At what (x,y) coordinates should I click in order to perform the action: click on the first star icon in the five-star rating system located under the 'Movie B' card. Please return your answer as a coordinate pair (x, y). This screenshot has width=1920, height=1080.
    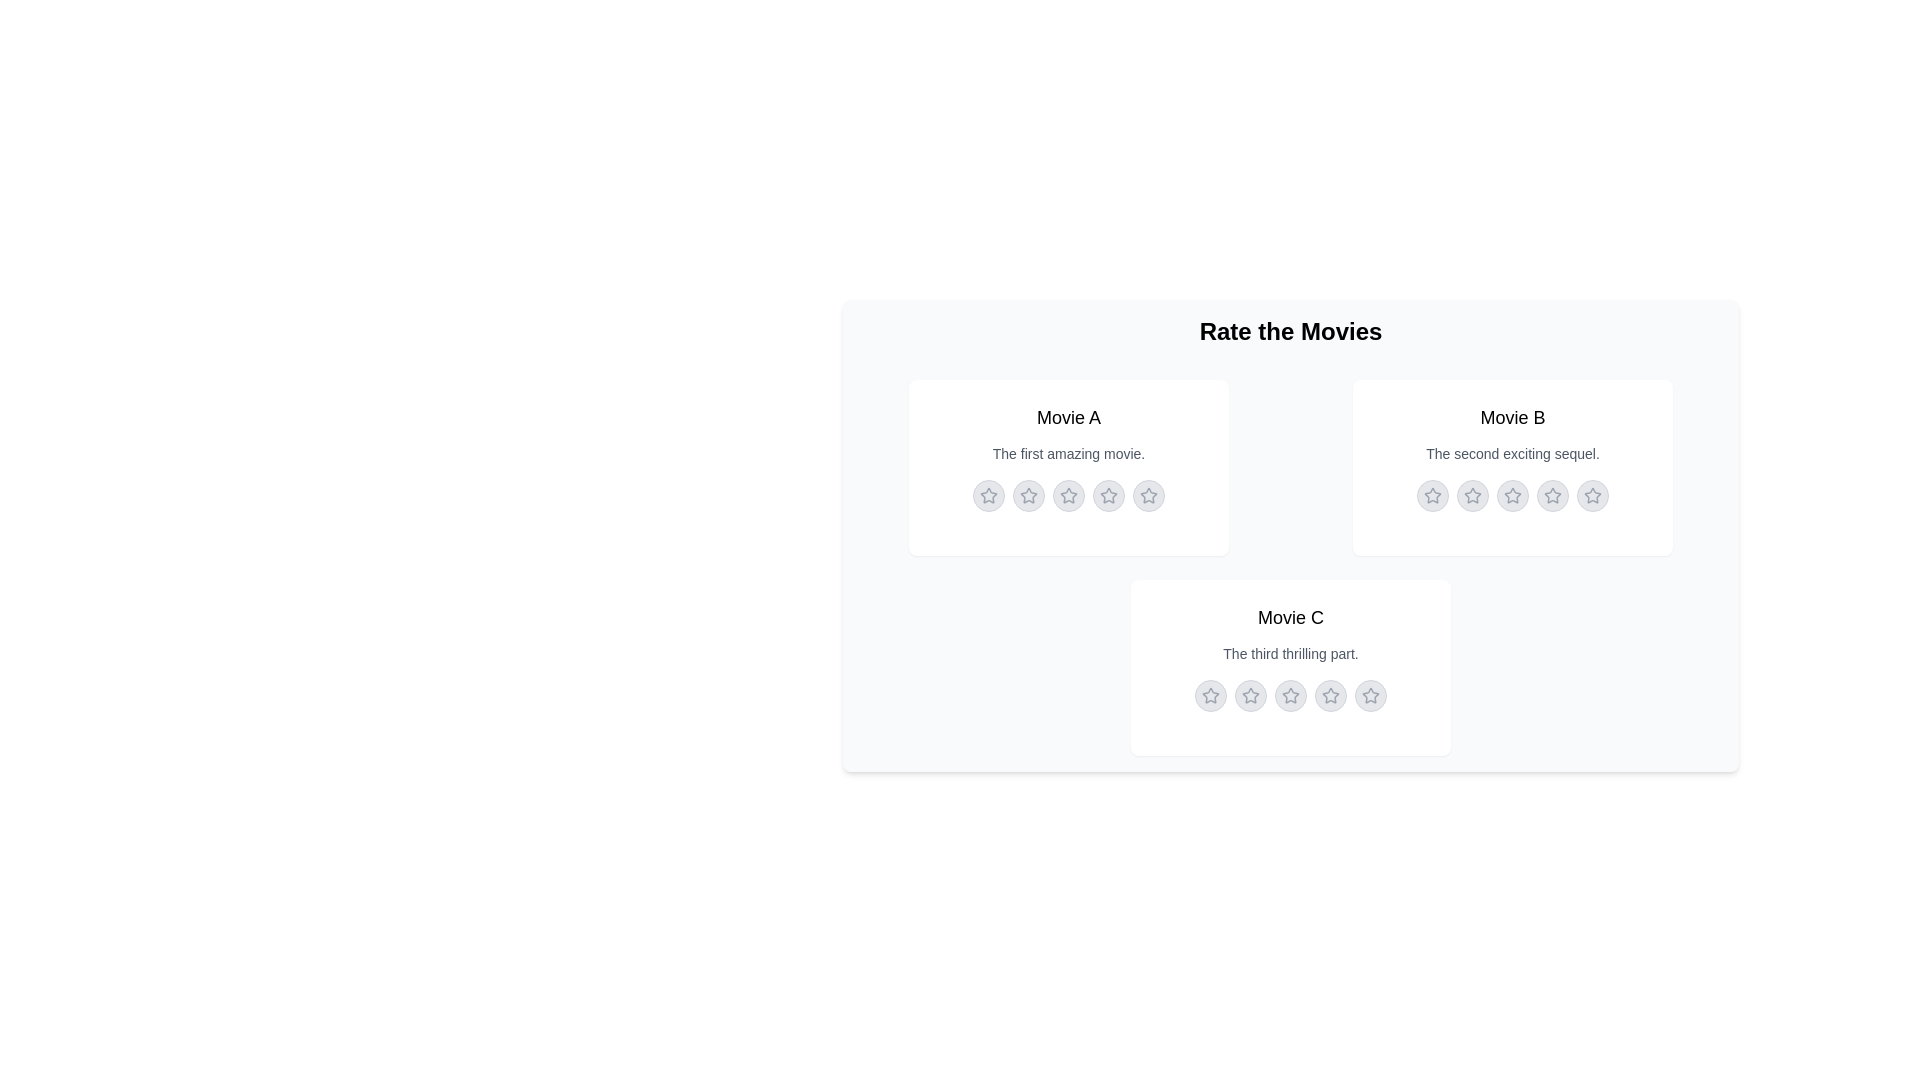
    Looking at the image, I should click on (1473, 495).